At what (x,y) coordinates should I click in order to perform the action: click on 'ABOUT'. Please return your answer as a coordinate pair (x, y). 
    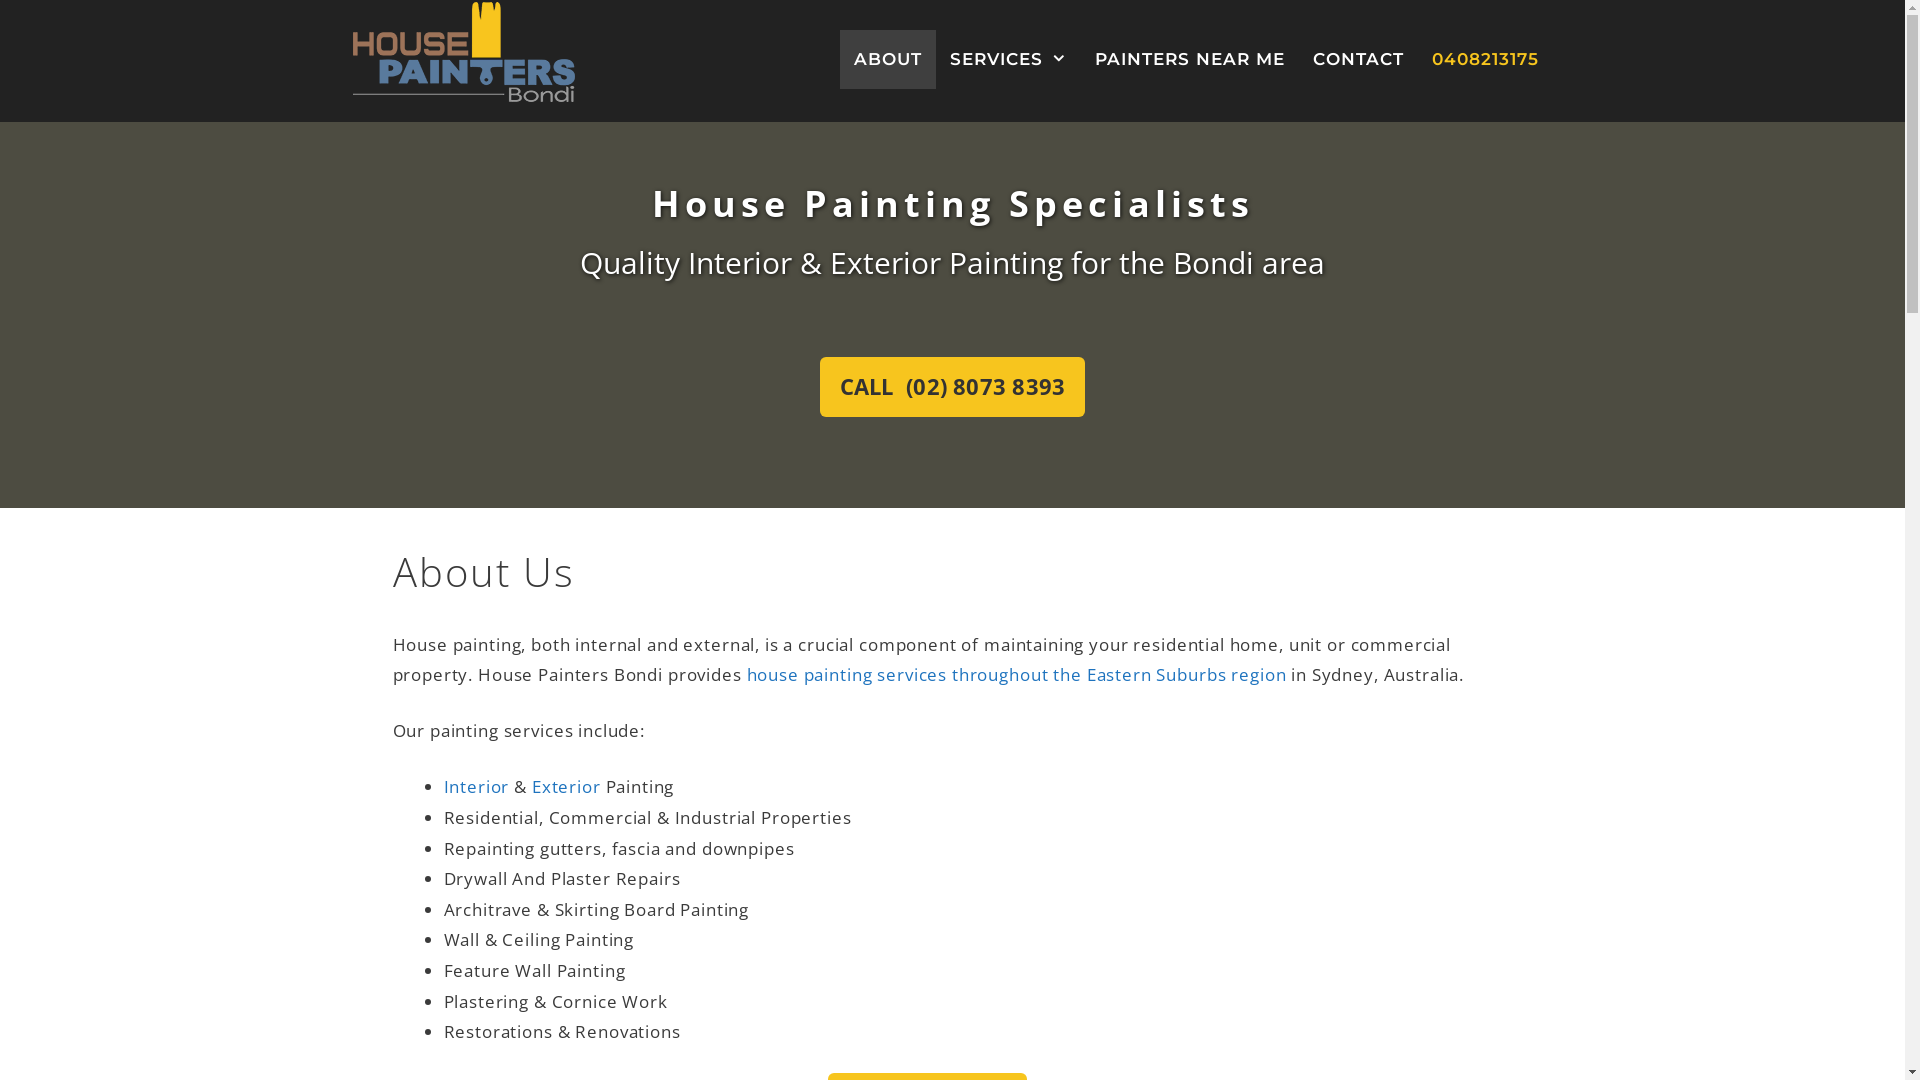
    Looking at the image, I should click on (887, 58).